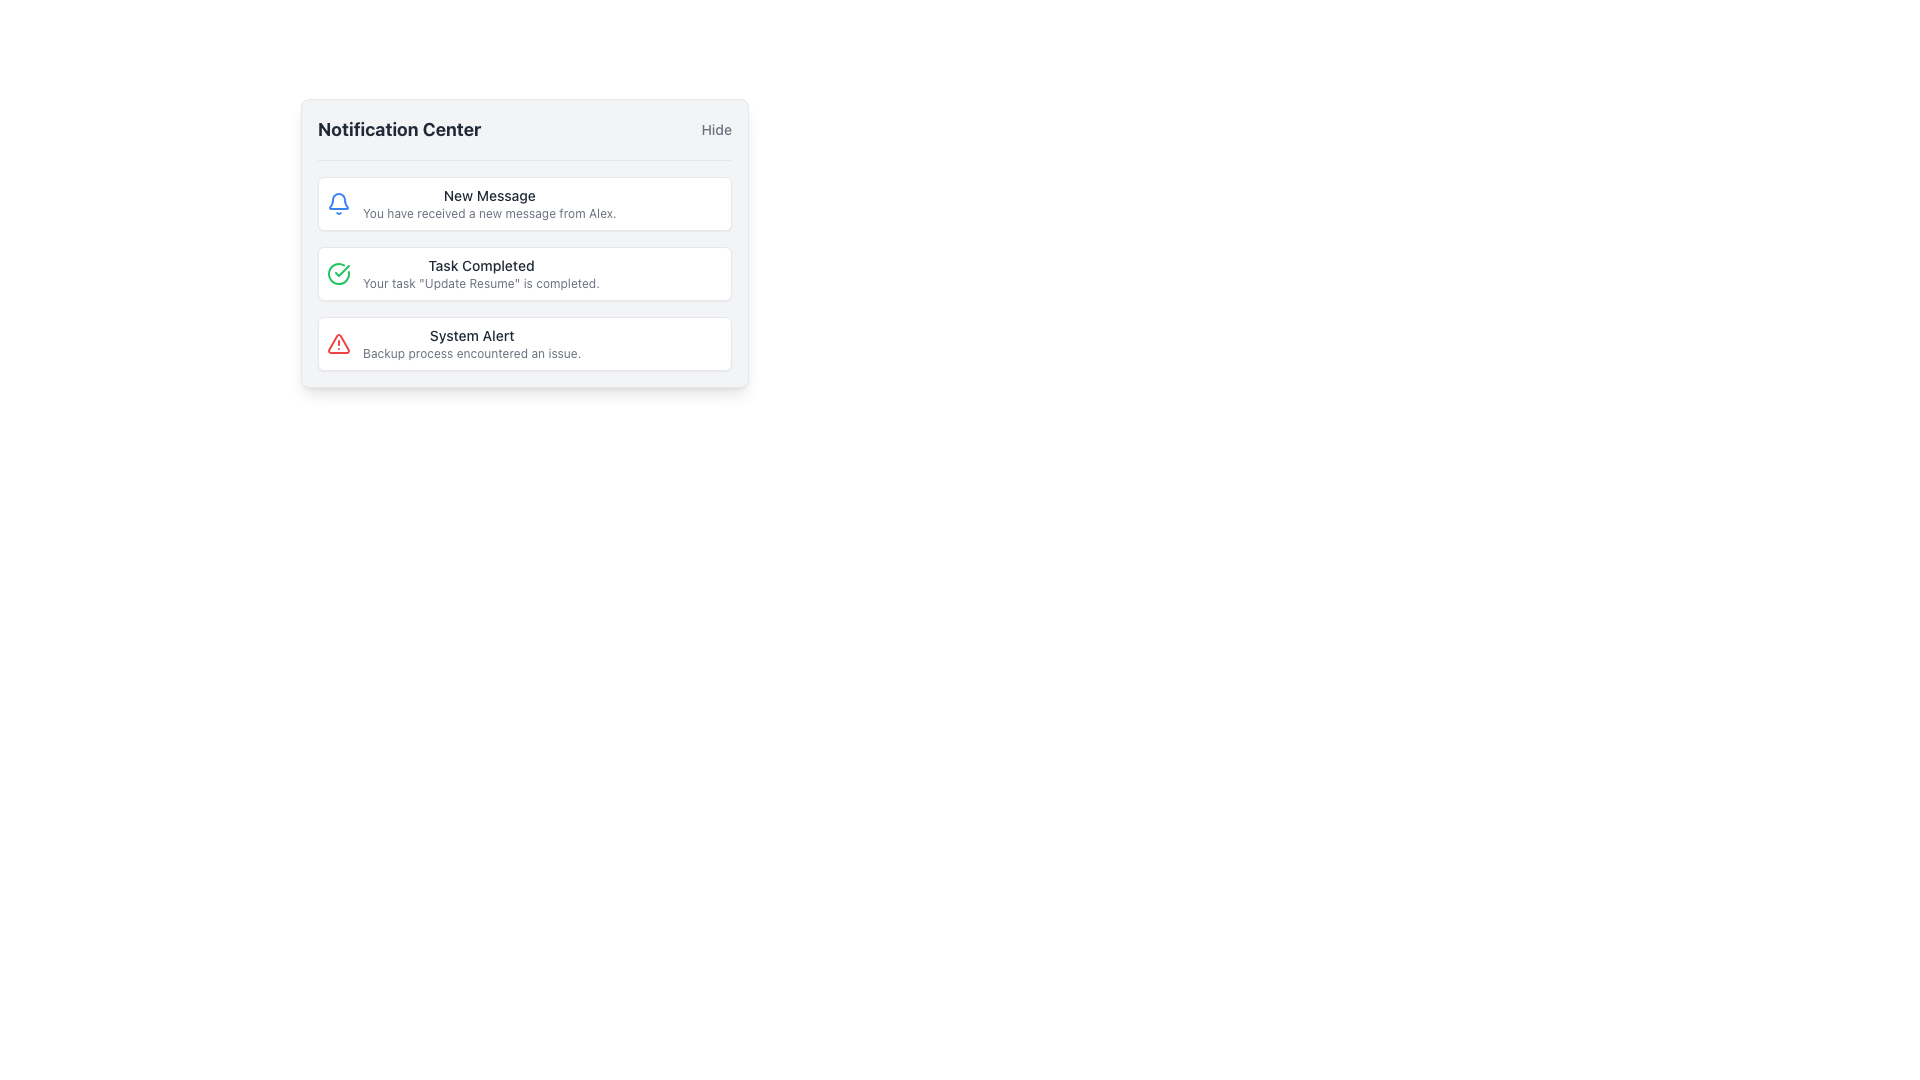 This screenshot has width=1920, height=1080. I want to click on notification message stating 'Your task "Update Resume" is completed.' which is located within the 'Task Completed' notification card, so click(481, 284).